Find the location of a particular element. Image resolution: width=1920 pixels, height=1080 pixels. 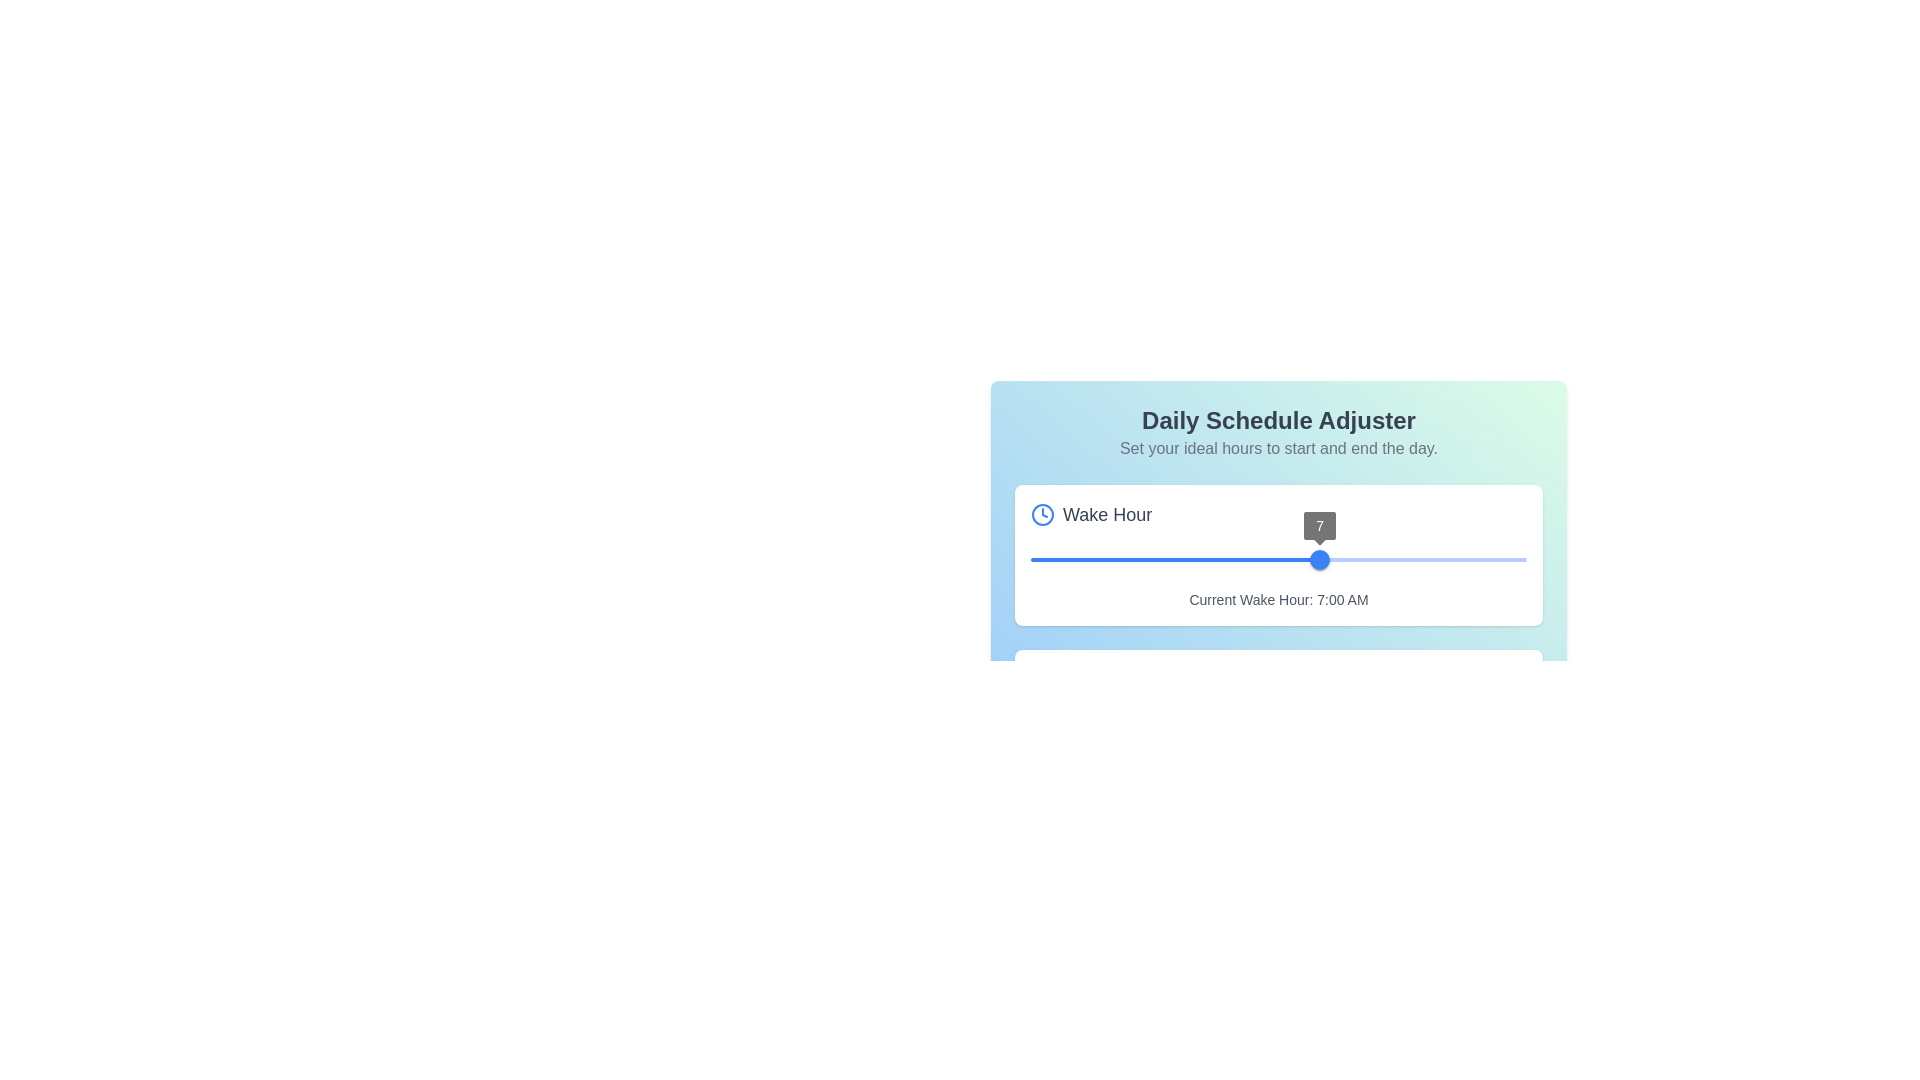

the wake hour is located at coordinates (1073, 559).